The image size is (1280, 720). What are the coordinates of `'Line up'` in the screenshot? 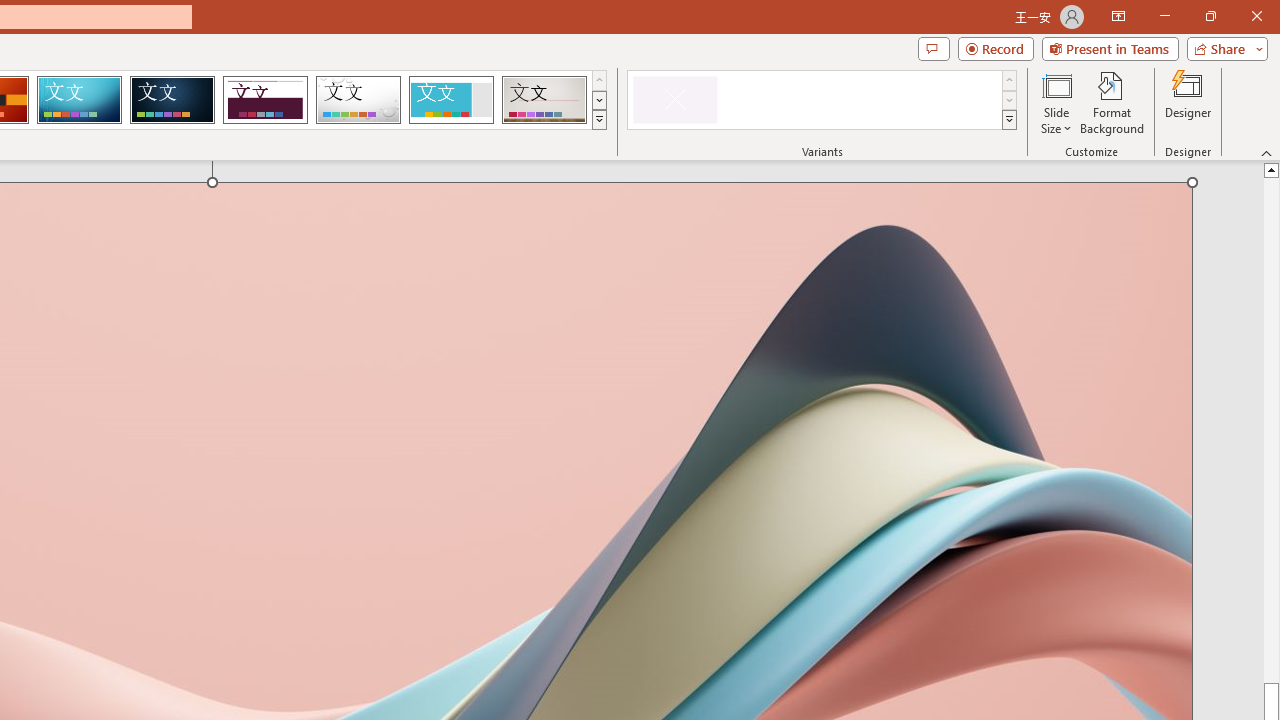 It's located at (1270, 168).